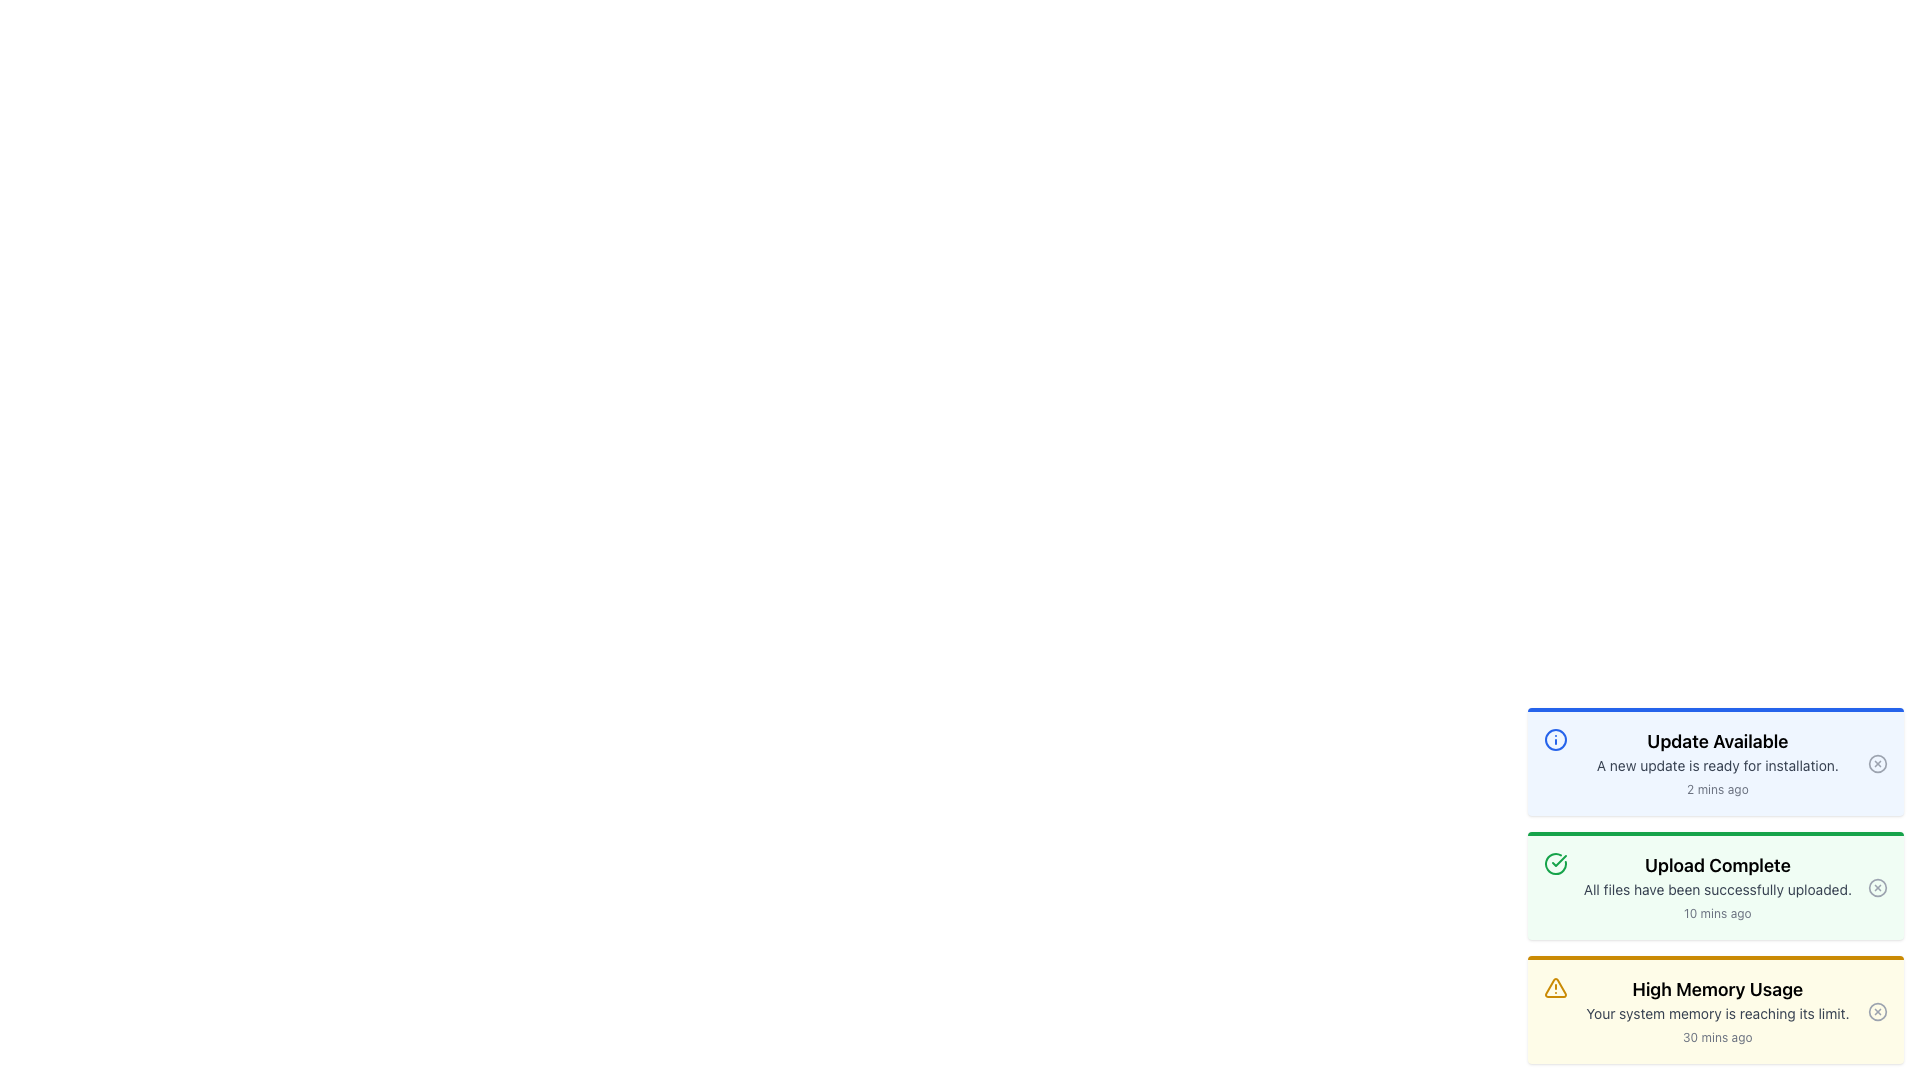 This screenshot has width=1920, height=1080. What do you see at coordinates (1554, 740) in the screenshot?
I see `the Circular icon located in the top left corner of the 'Update Available' notification box to indicate informative content or a status update` at bounding box center [1554, 740].